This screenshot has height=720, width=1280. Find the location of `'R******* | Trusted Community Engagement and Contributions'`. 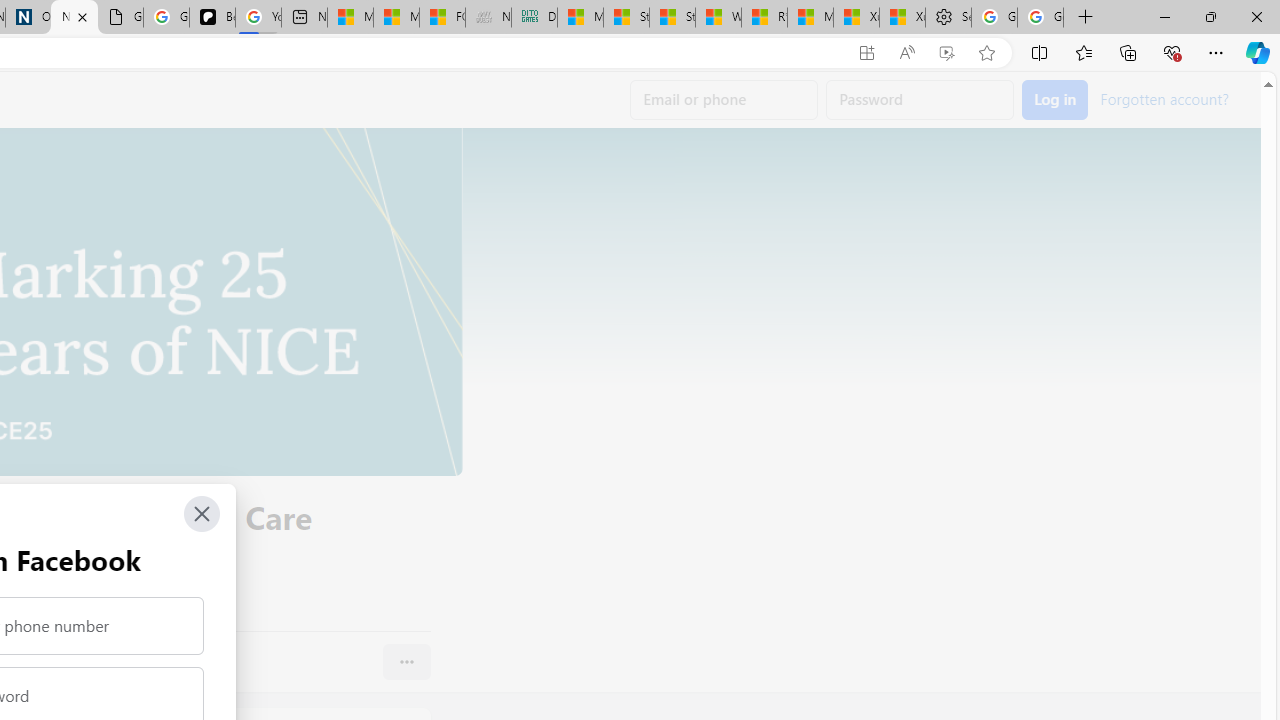

'R******* | Trusted Community Engagement and Contributions' is located at coordinates (763, 17).